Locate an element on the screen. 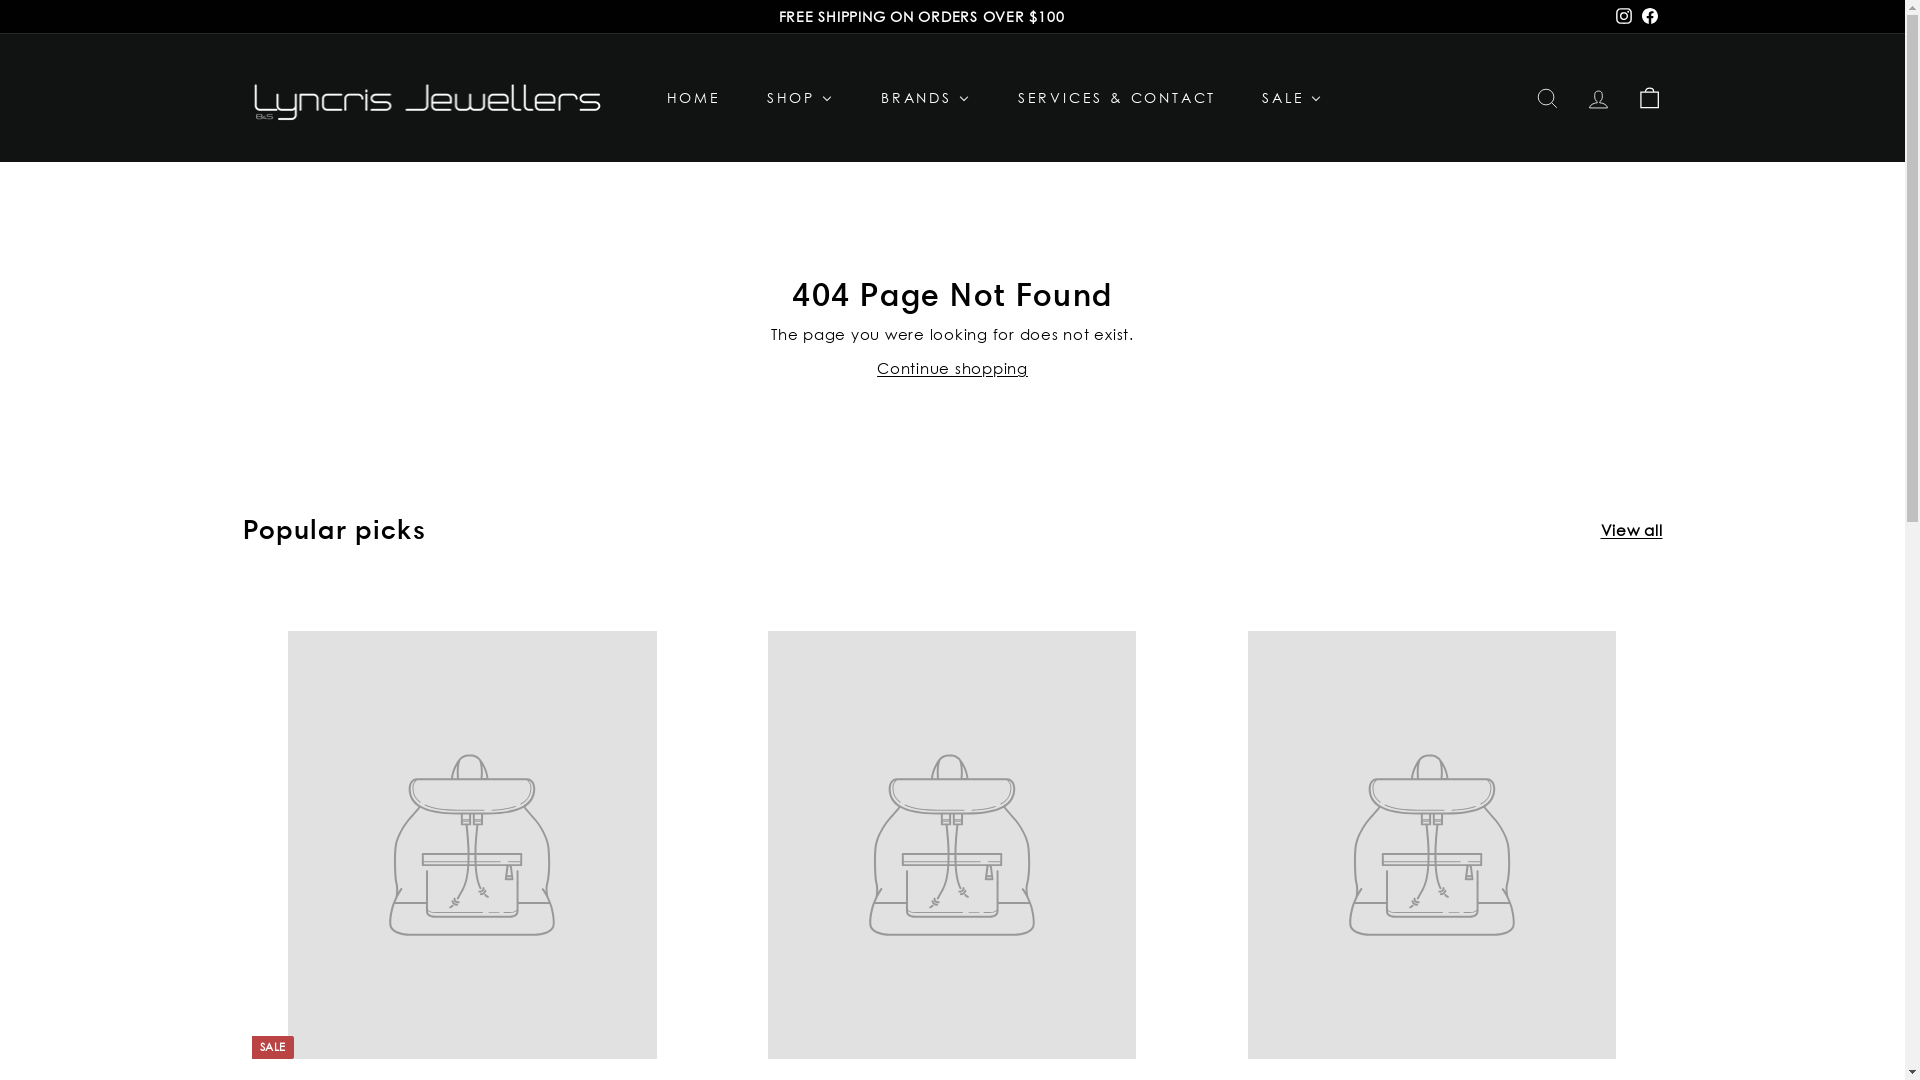  'instagram is located at coordinates (1622, 16).